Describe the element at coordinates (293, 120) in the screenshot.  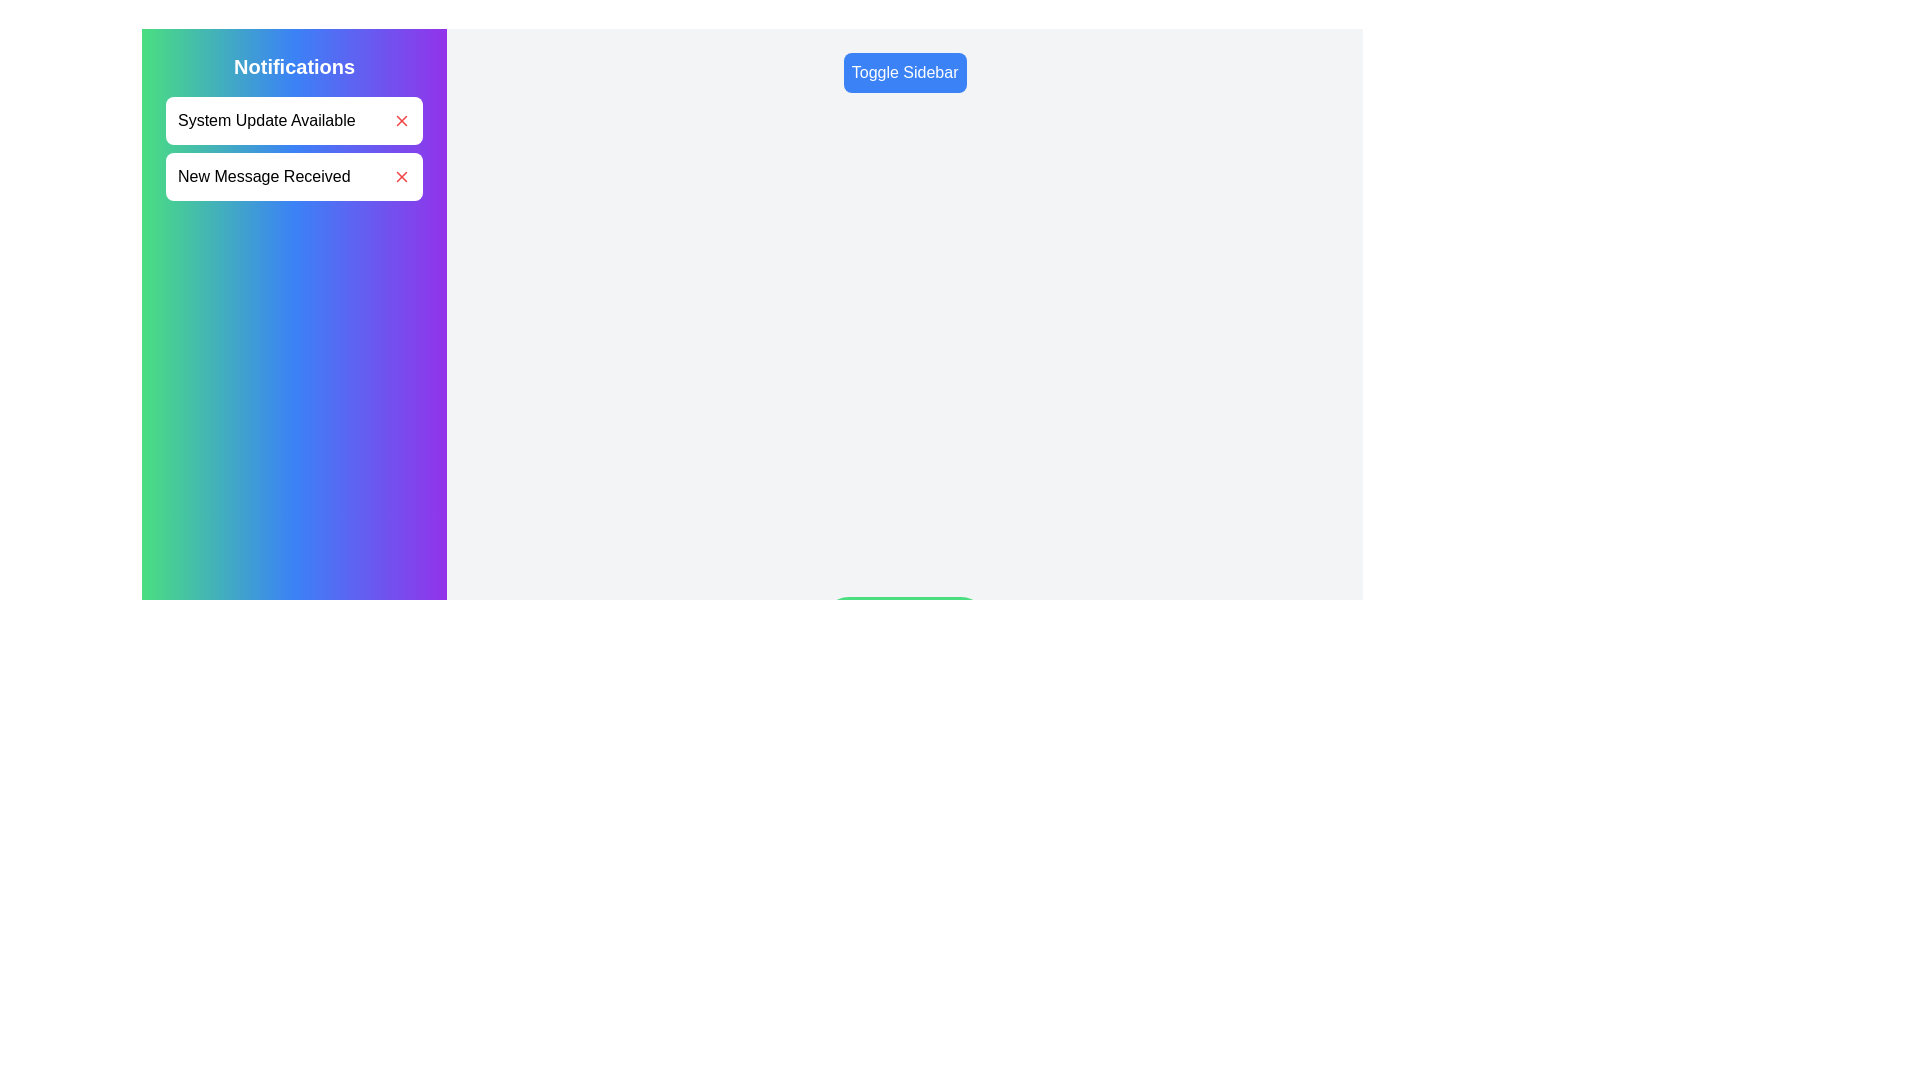
I see `the Notification item indicating a system update is available, which is the first item in a vertically stacked list in the sidebar` at that location.